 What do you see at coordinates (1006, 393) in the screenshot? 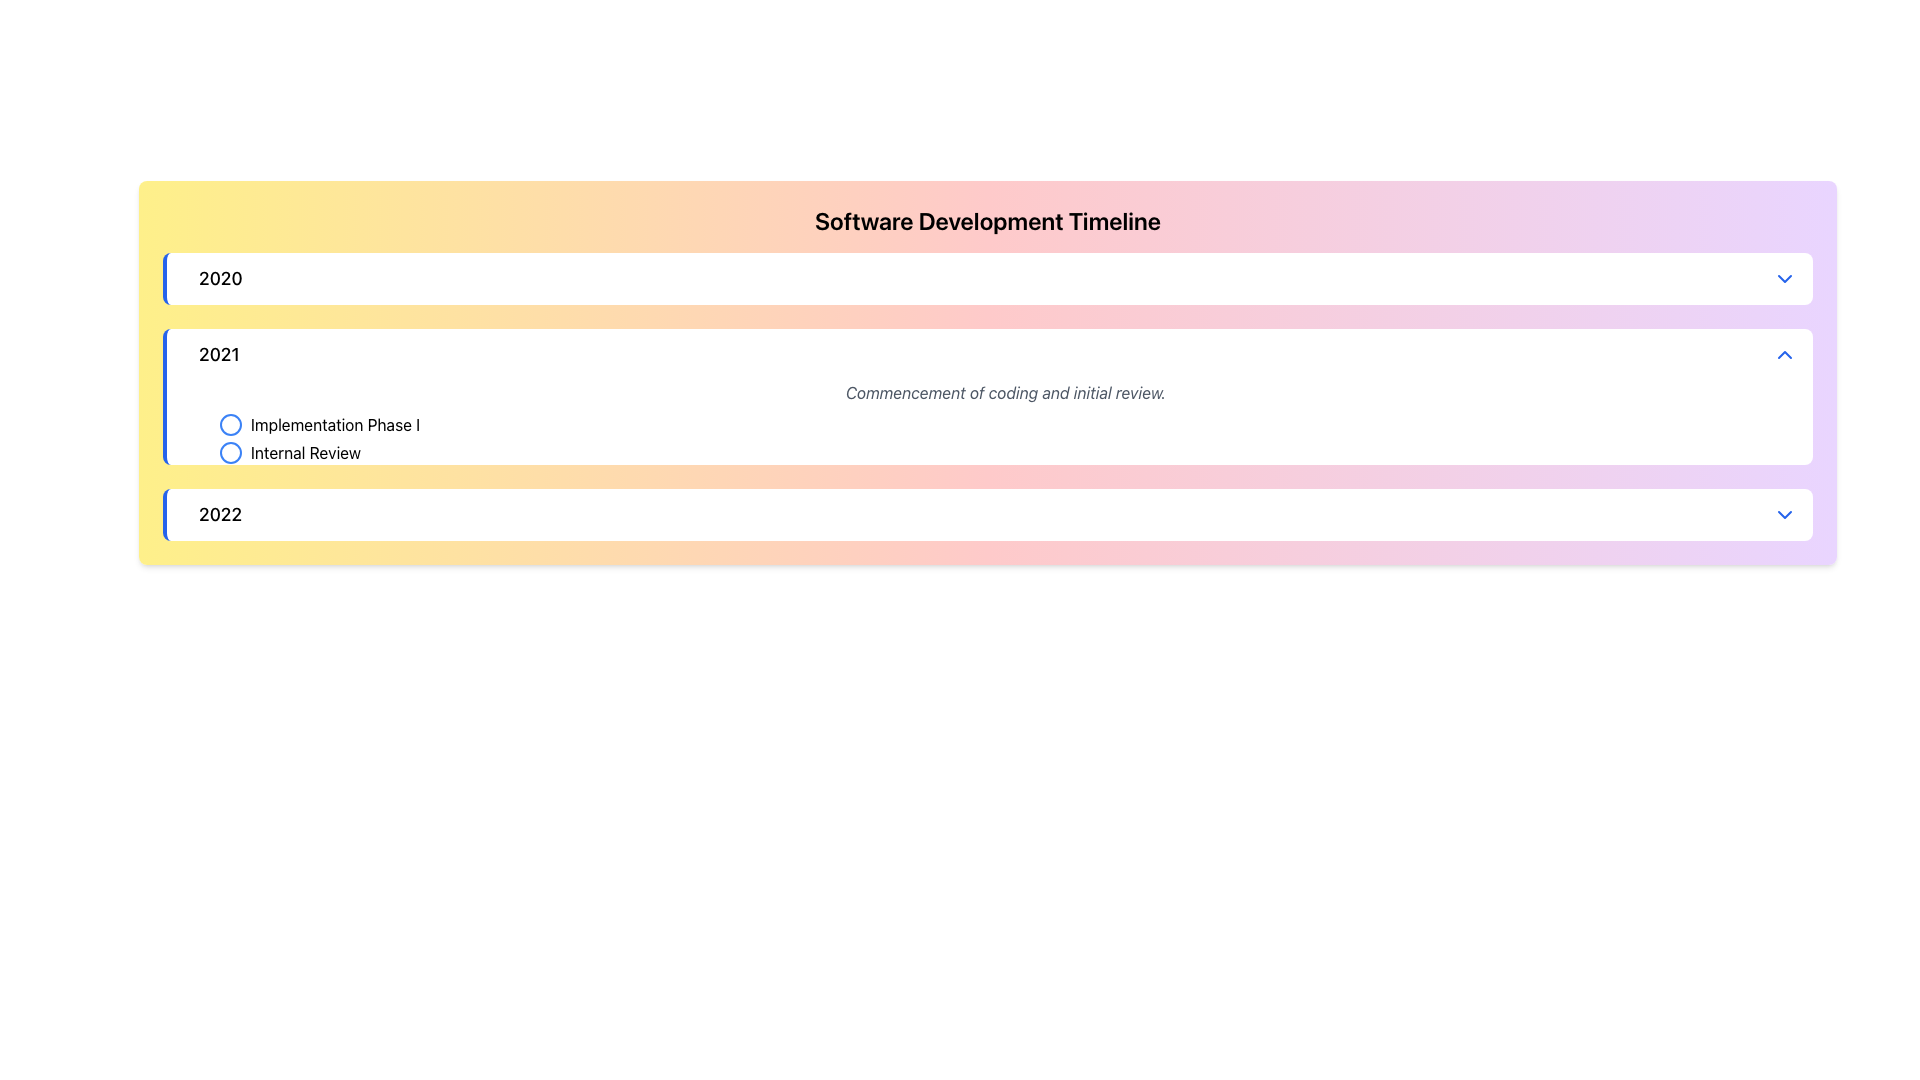
I see `the text label that reads 'Commencement of coding and initial review.' styled in italicized gray font, located under the year 2021 in the timeline interface` at bounding box center [1006, 393].